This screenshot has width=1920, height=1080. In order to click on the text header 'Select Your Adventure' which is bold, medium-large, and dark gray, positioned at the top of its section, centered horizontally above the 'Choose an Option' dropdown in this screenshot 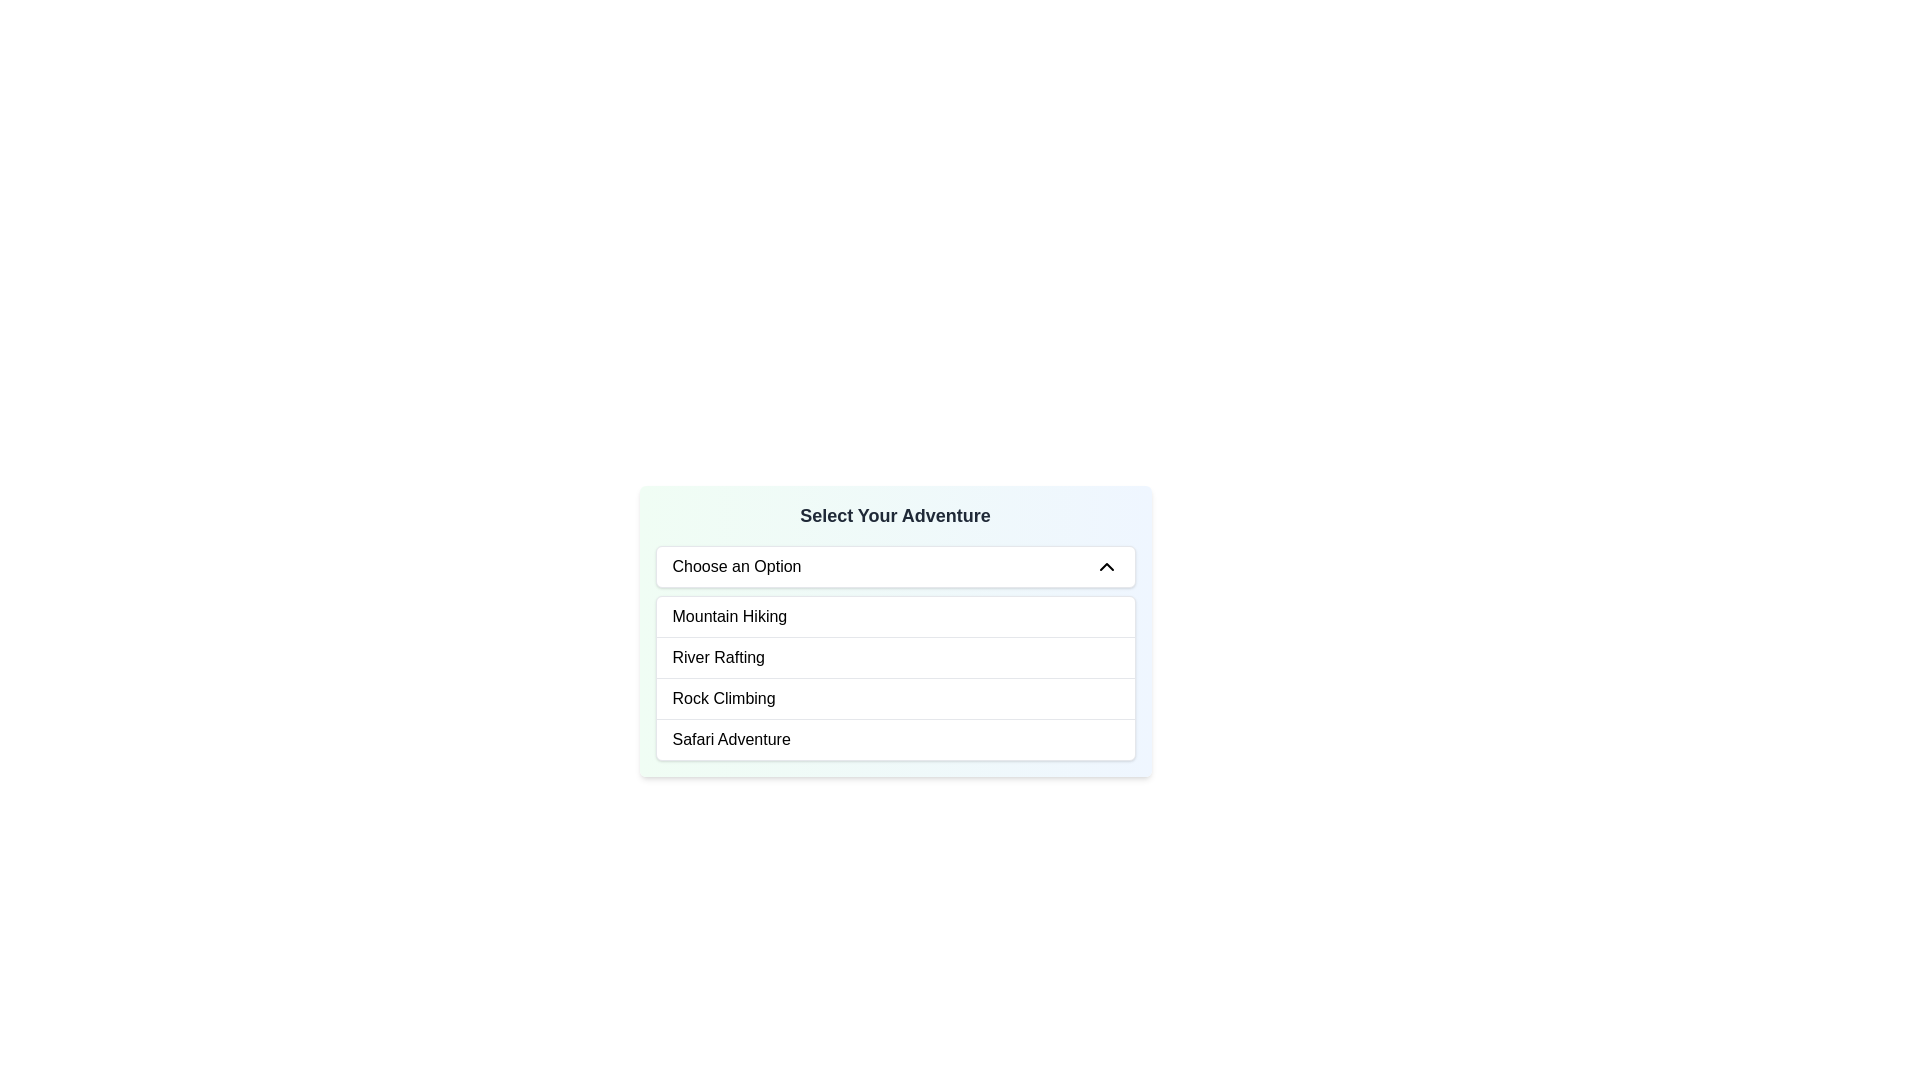, I will do `click(894, 515)`.